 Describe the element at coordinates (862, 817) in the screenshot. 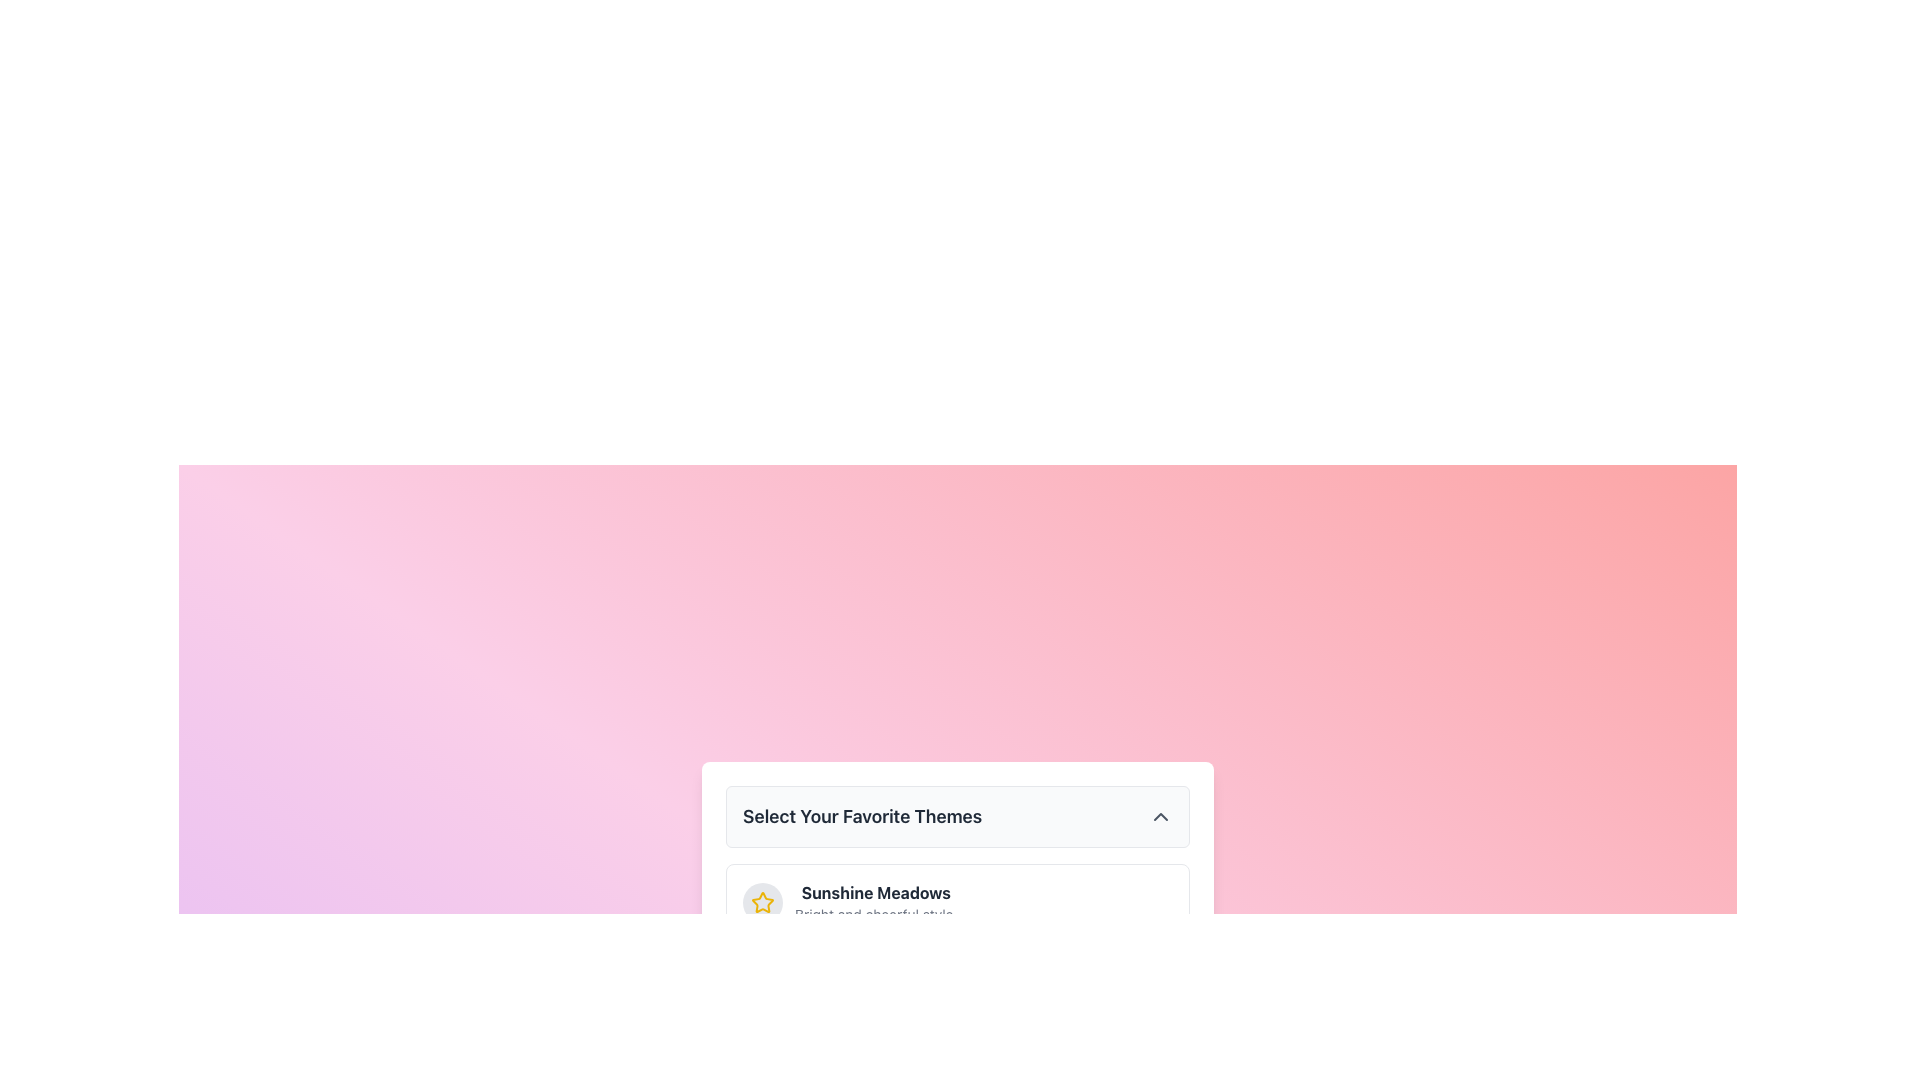

I see `the text label displaying 'Select Your Favorite Themes', which is positioned in the upper left section of a UI card, featuring a dark gray font on a light gray background` at that location.